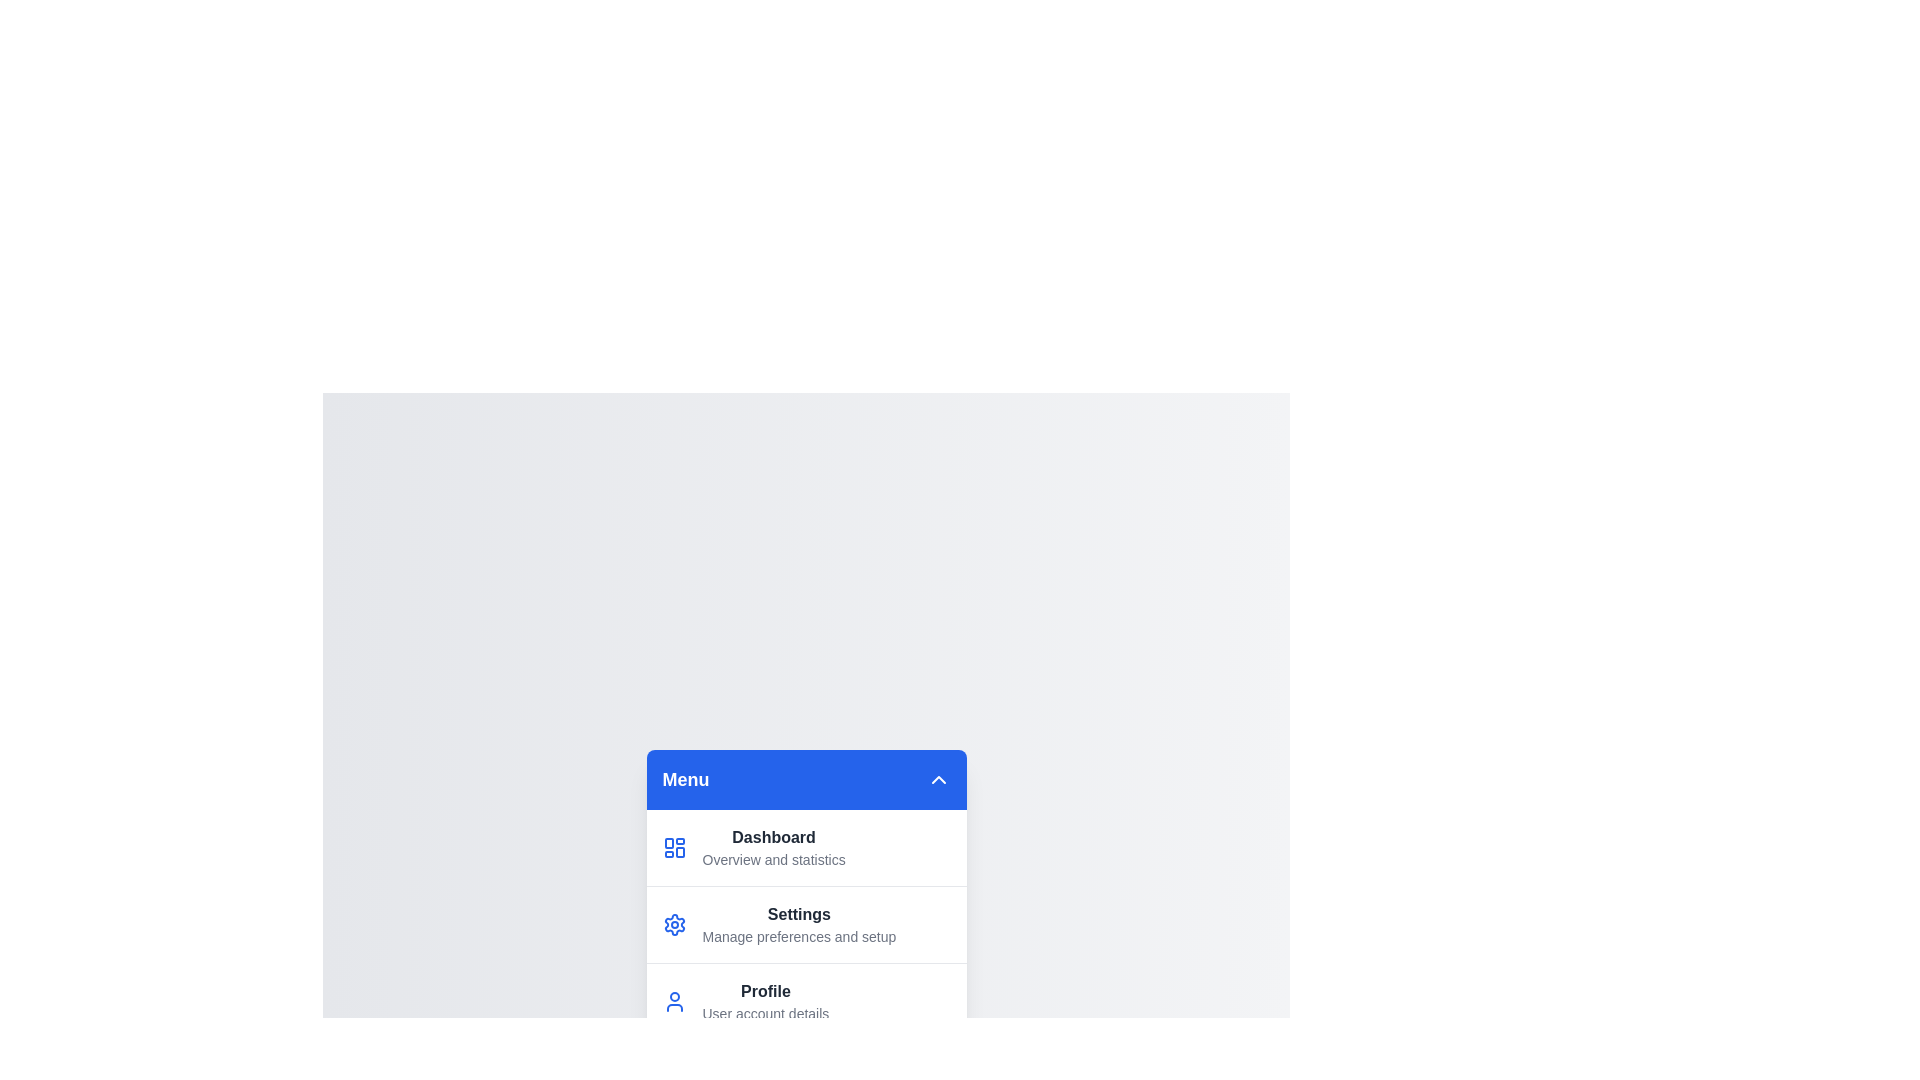  What do you see at coordinates (806, 924) in the screenshot?
I see `the menu item labeled 'Settings' to preview its description` at bounding box center [806, 924].